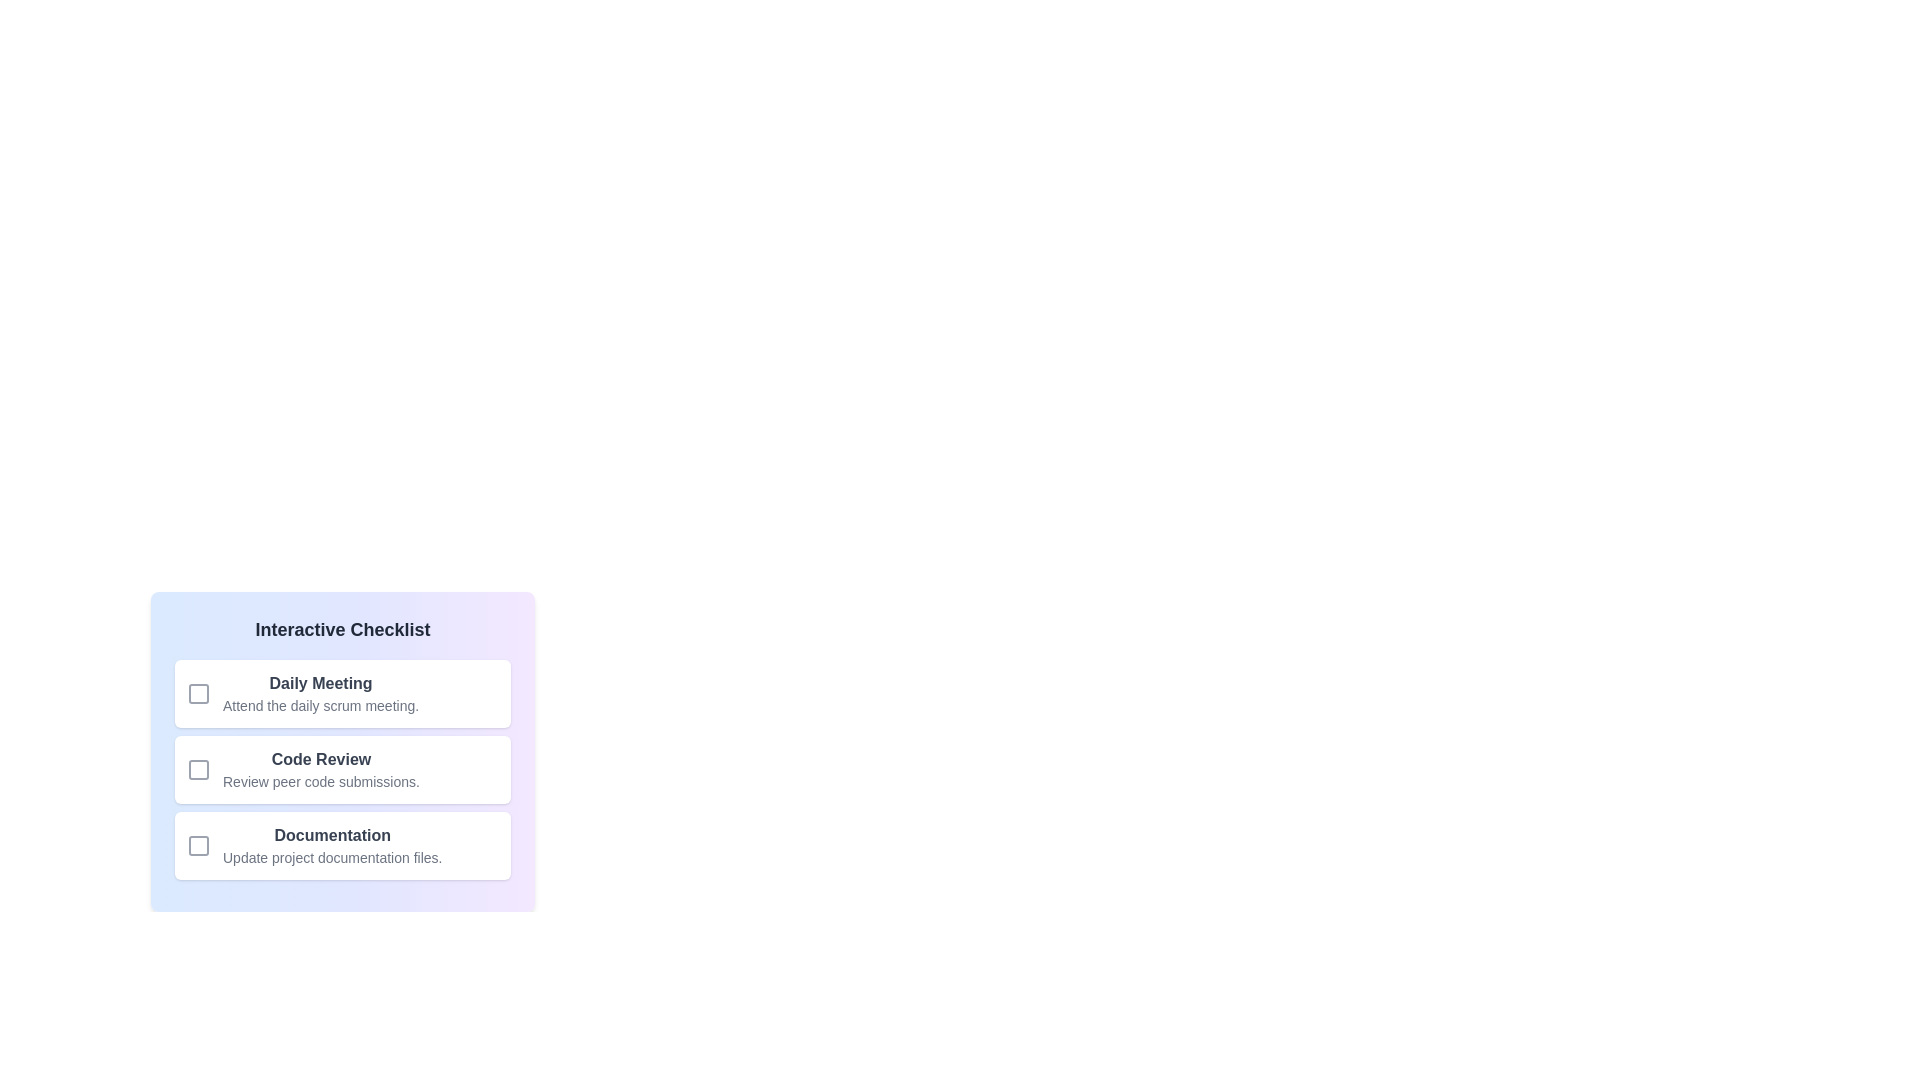 Image resolution: width=1920 pixels, height=1080 pixels. Describe the element at coordinates (198, 693) in the screenshot. I see `the square-shaped checkbox with a thin gray border positioned to the left of the 'Daily Meeting' text` at that location.